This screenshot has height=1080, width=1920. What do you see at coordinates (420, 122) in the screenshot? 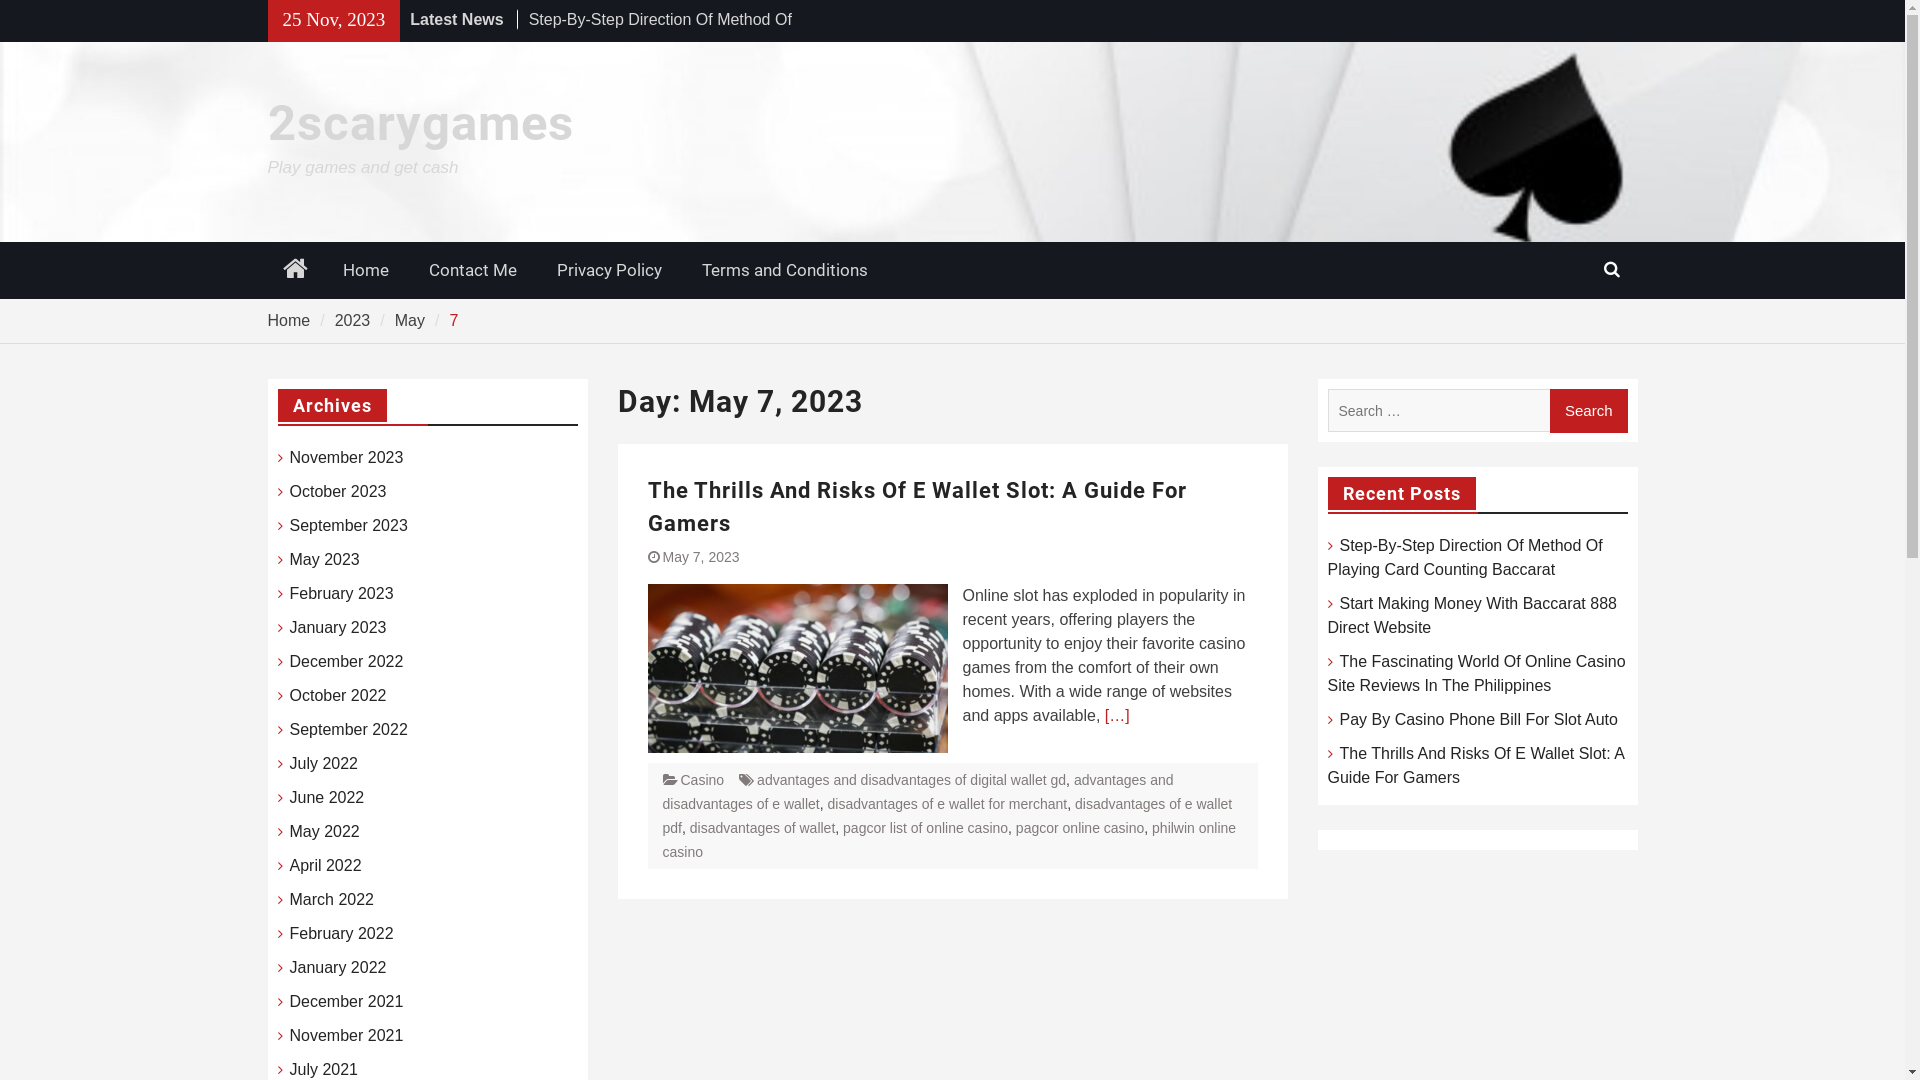
I see `'2scarygames'` at bounding box center [420, 122].